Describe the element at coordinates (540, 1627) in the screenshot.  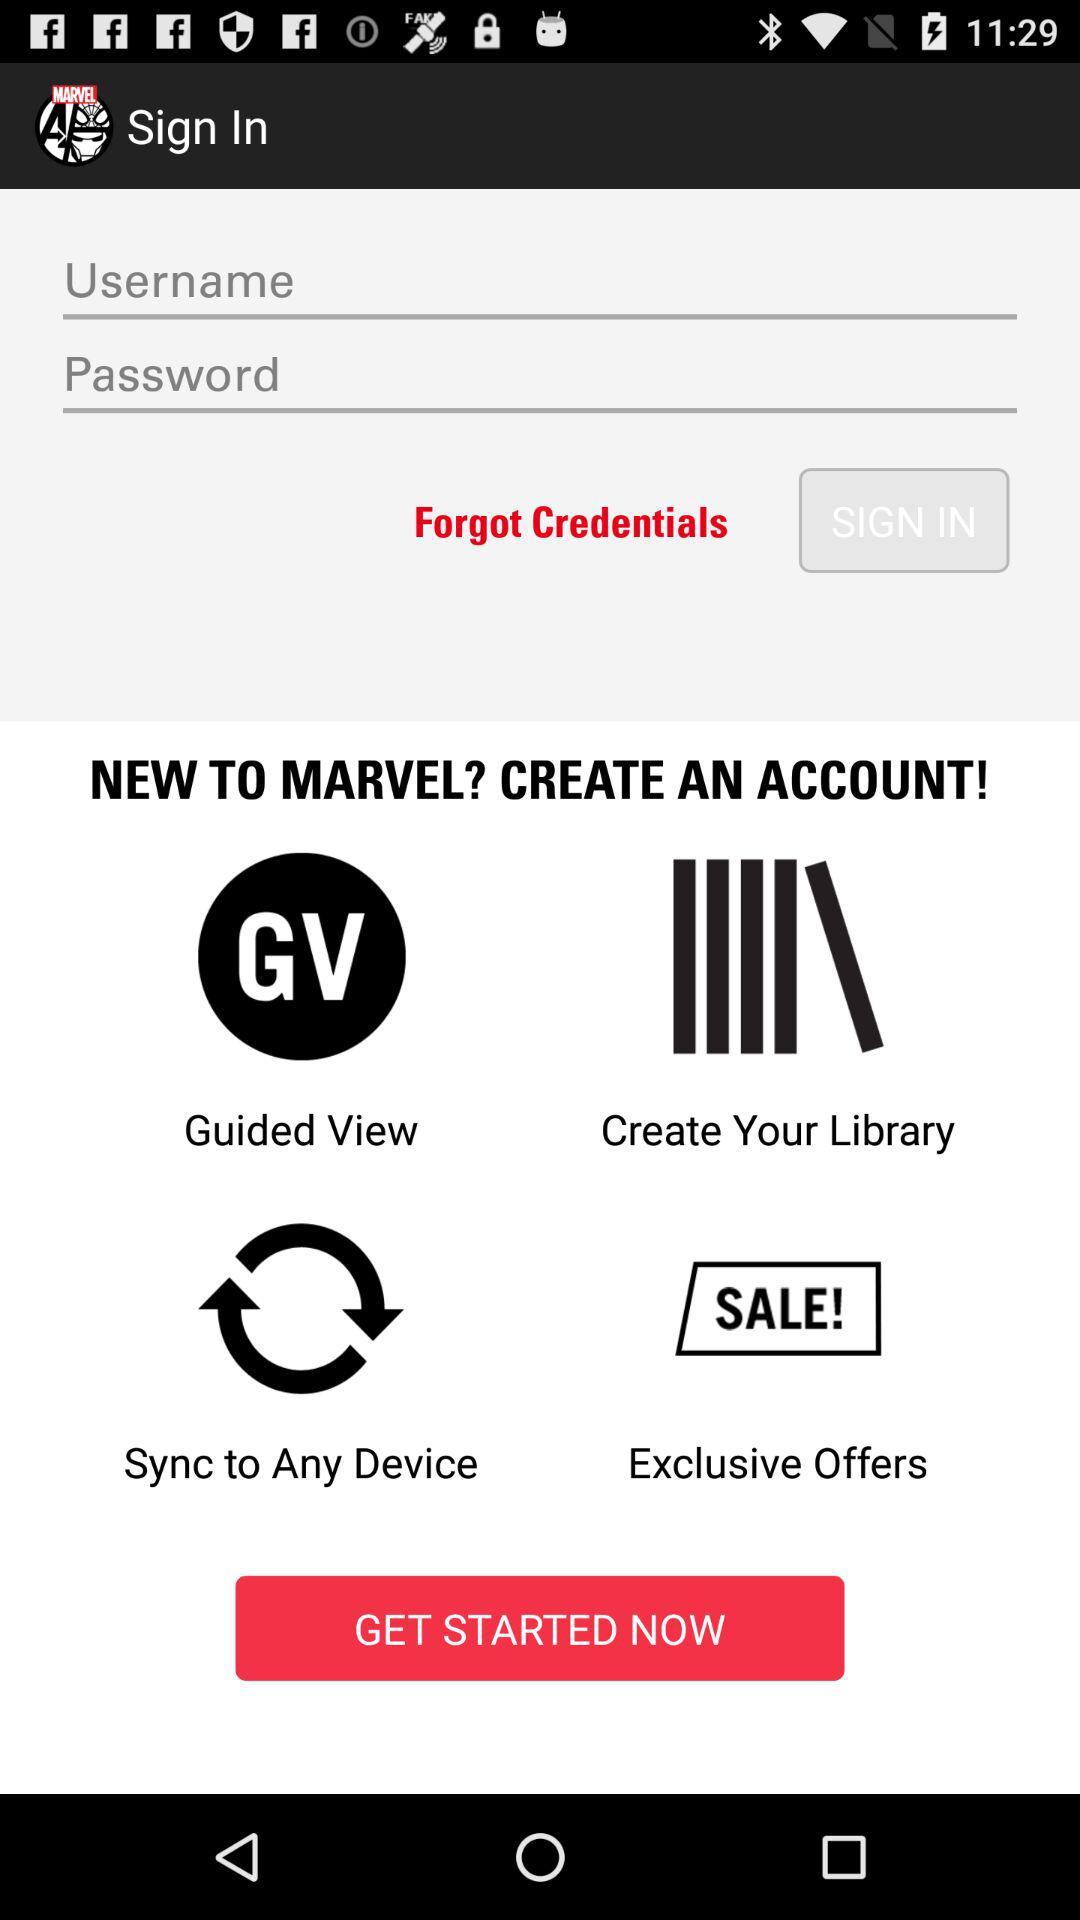
I see `red color box` at that location.